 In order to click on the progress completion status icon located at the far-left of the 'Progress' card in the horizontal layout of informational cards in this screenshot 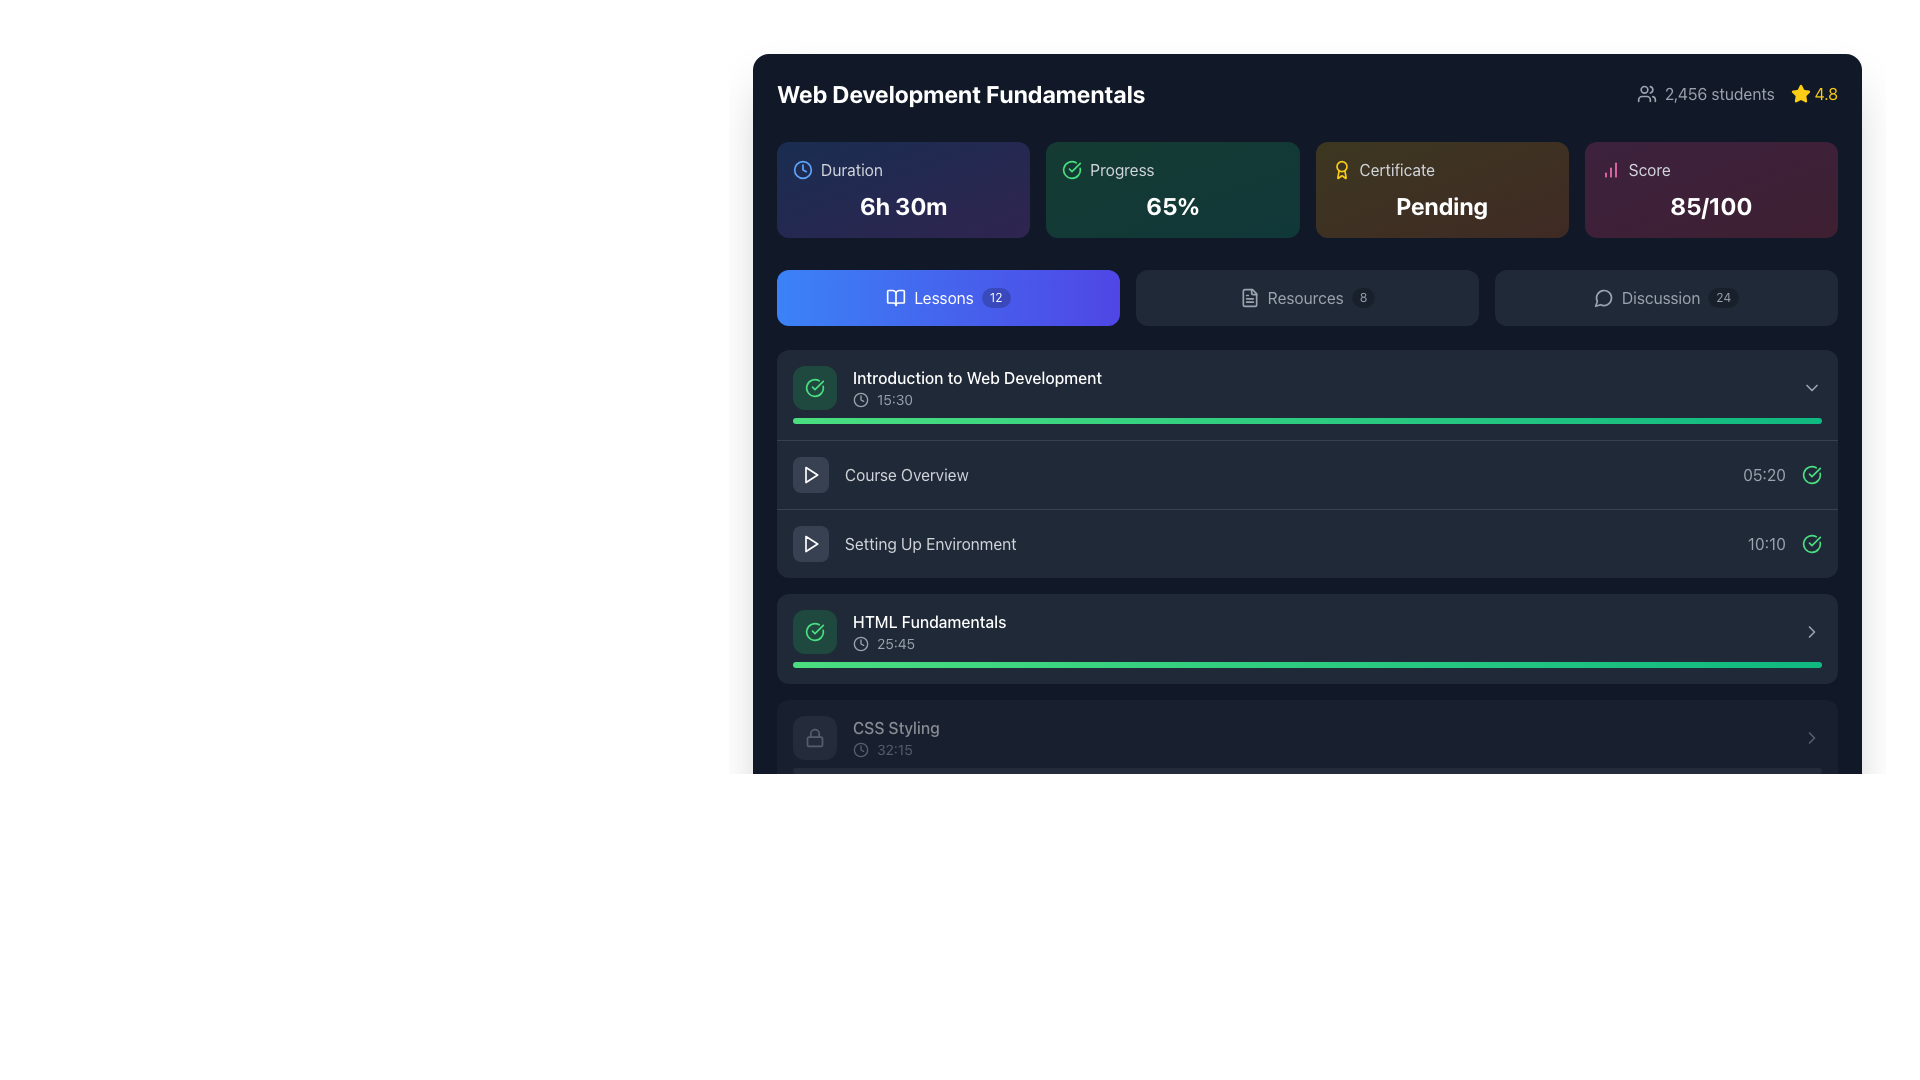, I will do `click(1071, 168)`.